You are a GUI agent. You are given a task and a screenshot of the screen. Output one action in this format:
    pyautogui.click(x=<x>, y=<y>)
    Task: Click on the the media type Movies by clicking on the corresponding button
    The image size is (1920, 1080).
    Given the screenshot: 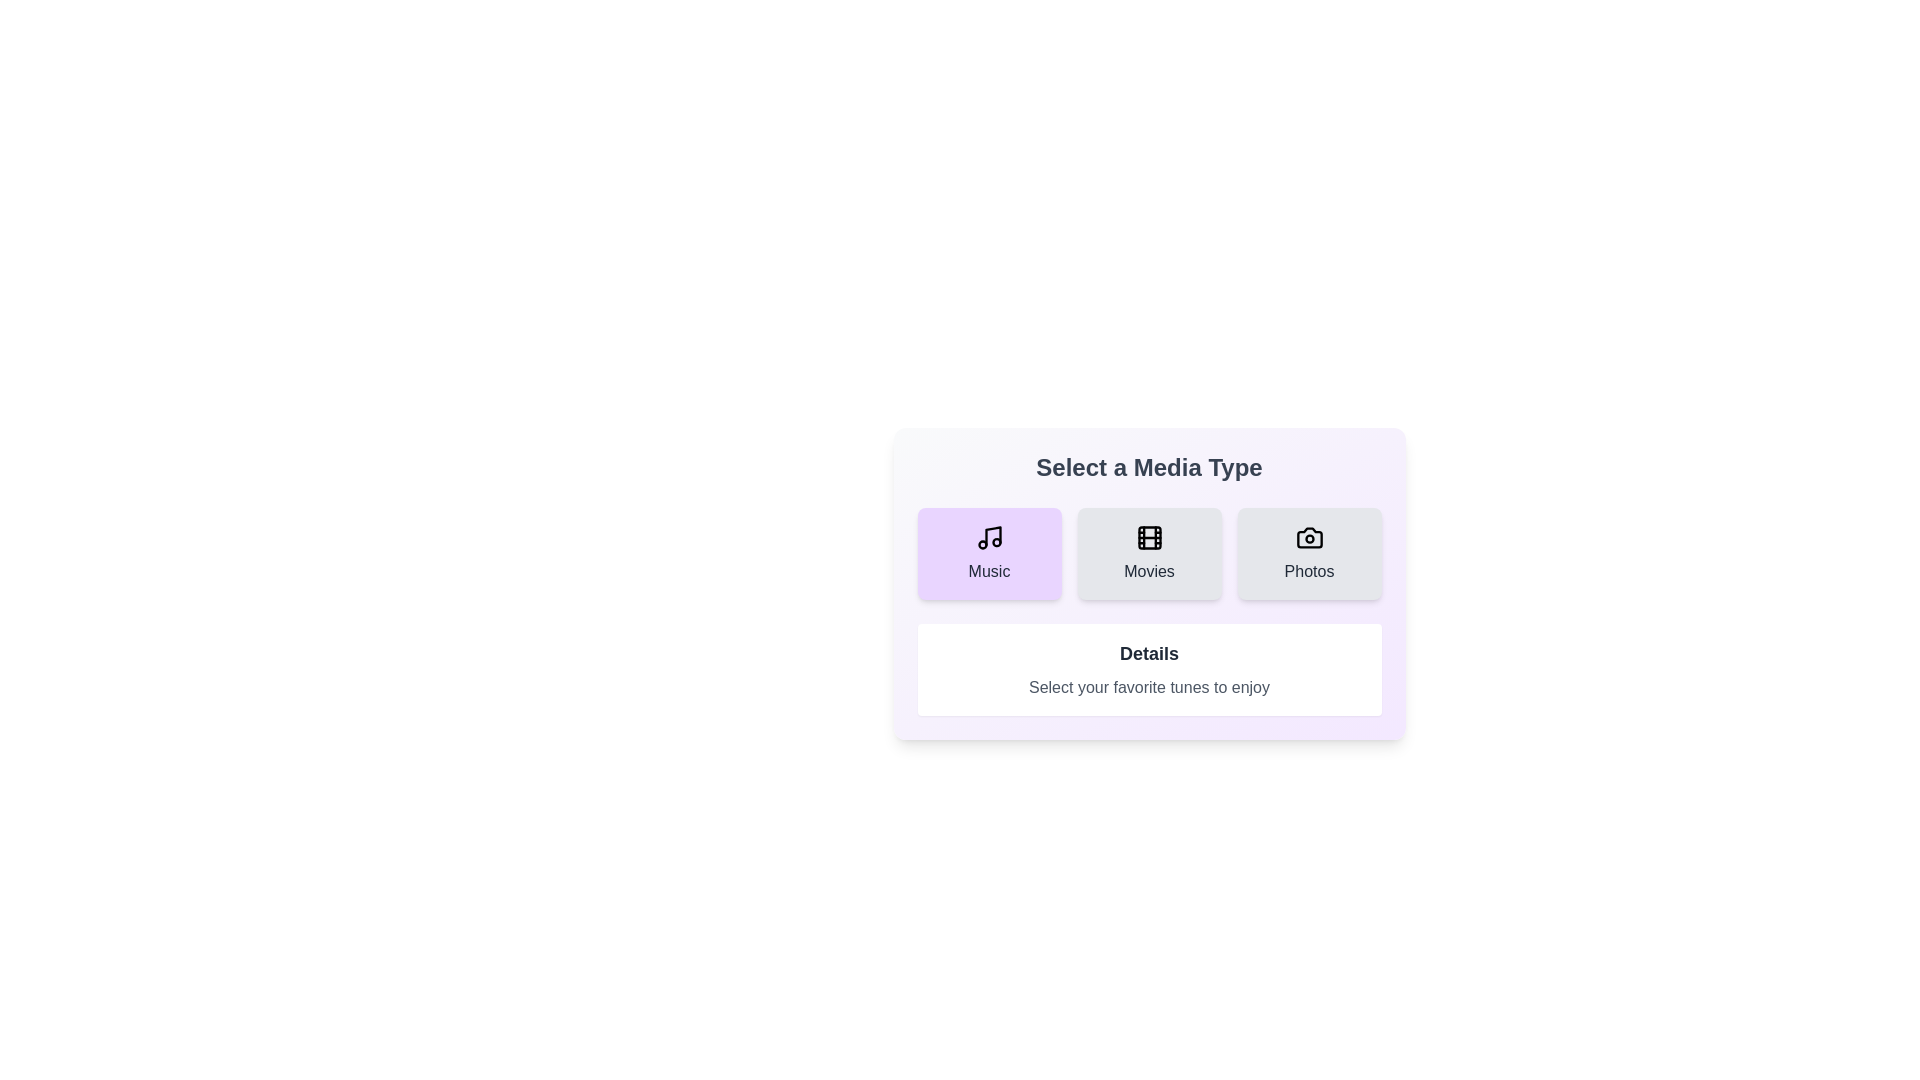 What is the action you would take?
    pyautogui.click(x=1149, y=554)
    